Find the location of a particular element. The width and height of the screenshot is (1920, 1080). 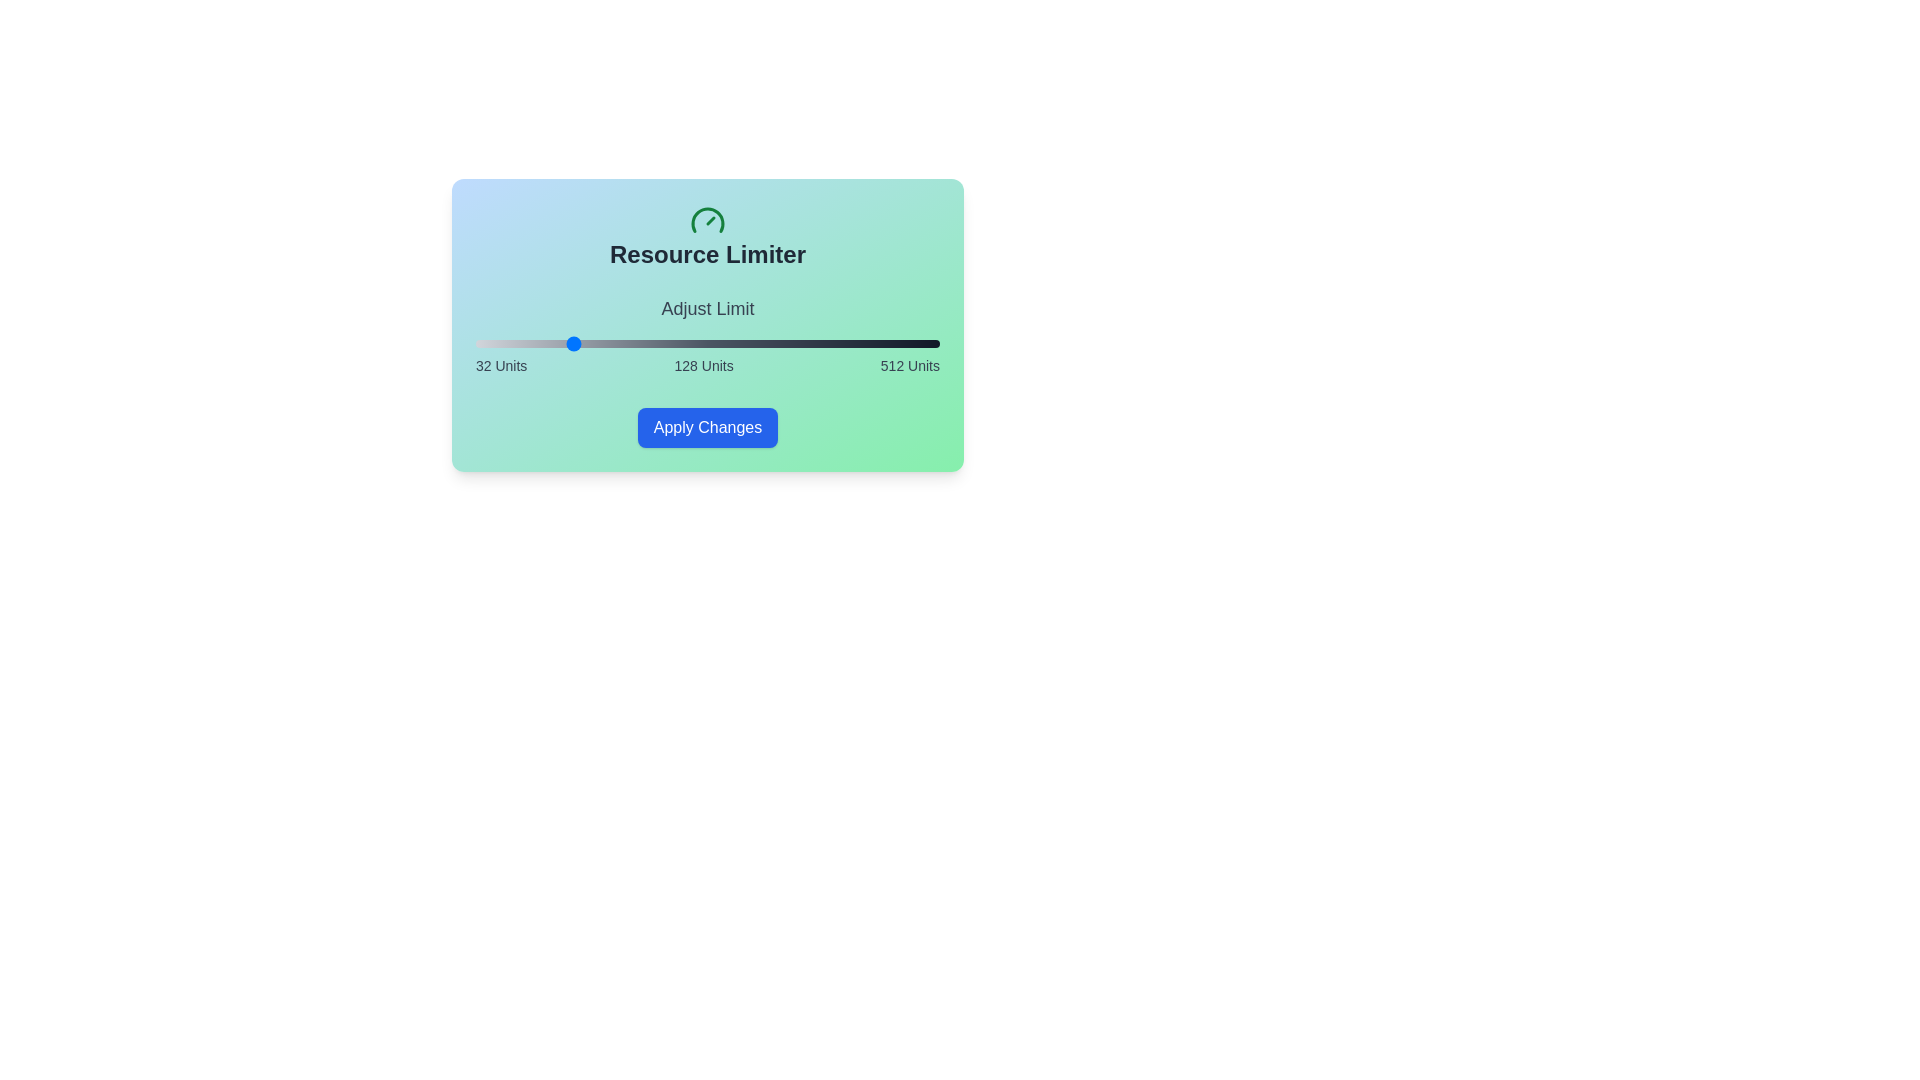

the slider to set its value to 412 is located at coordinates (843, 342).